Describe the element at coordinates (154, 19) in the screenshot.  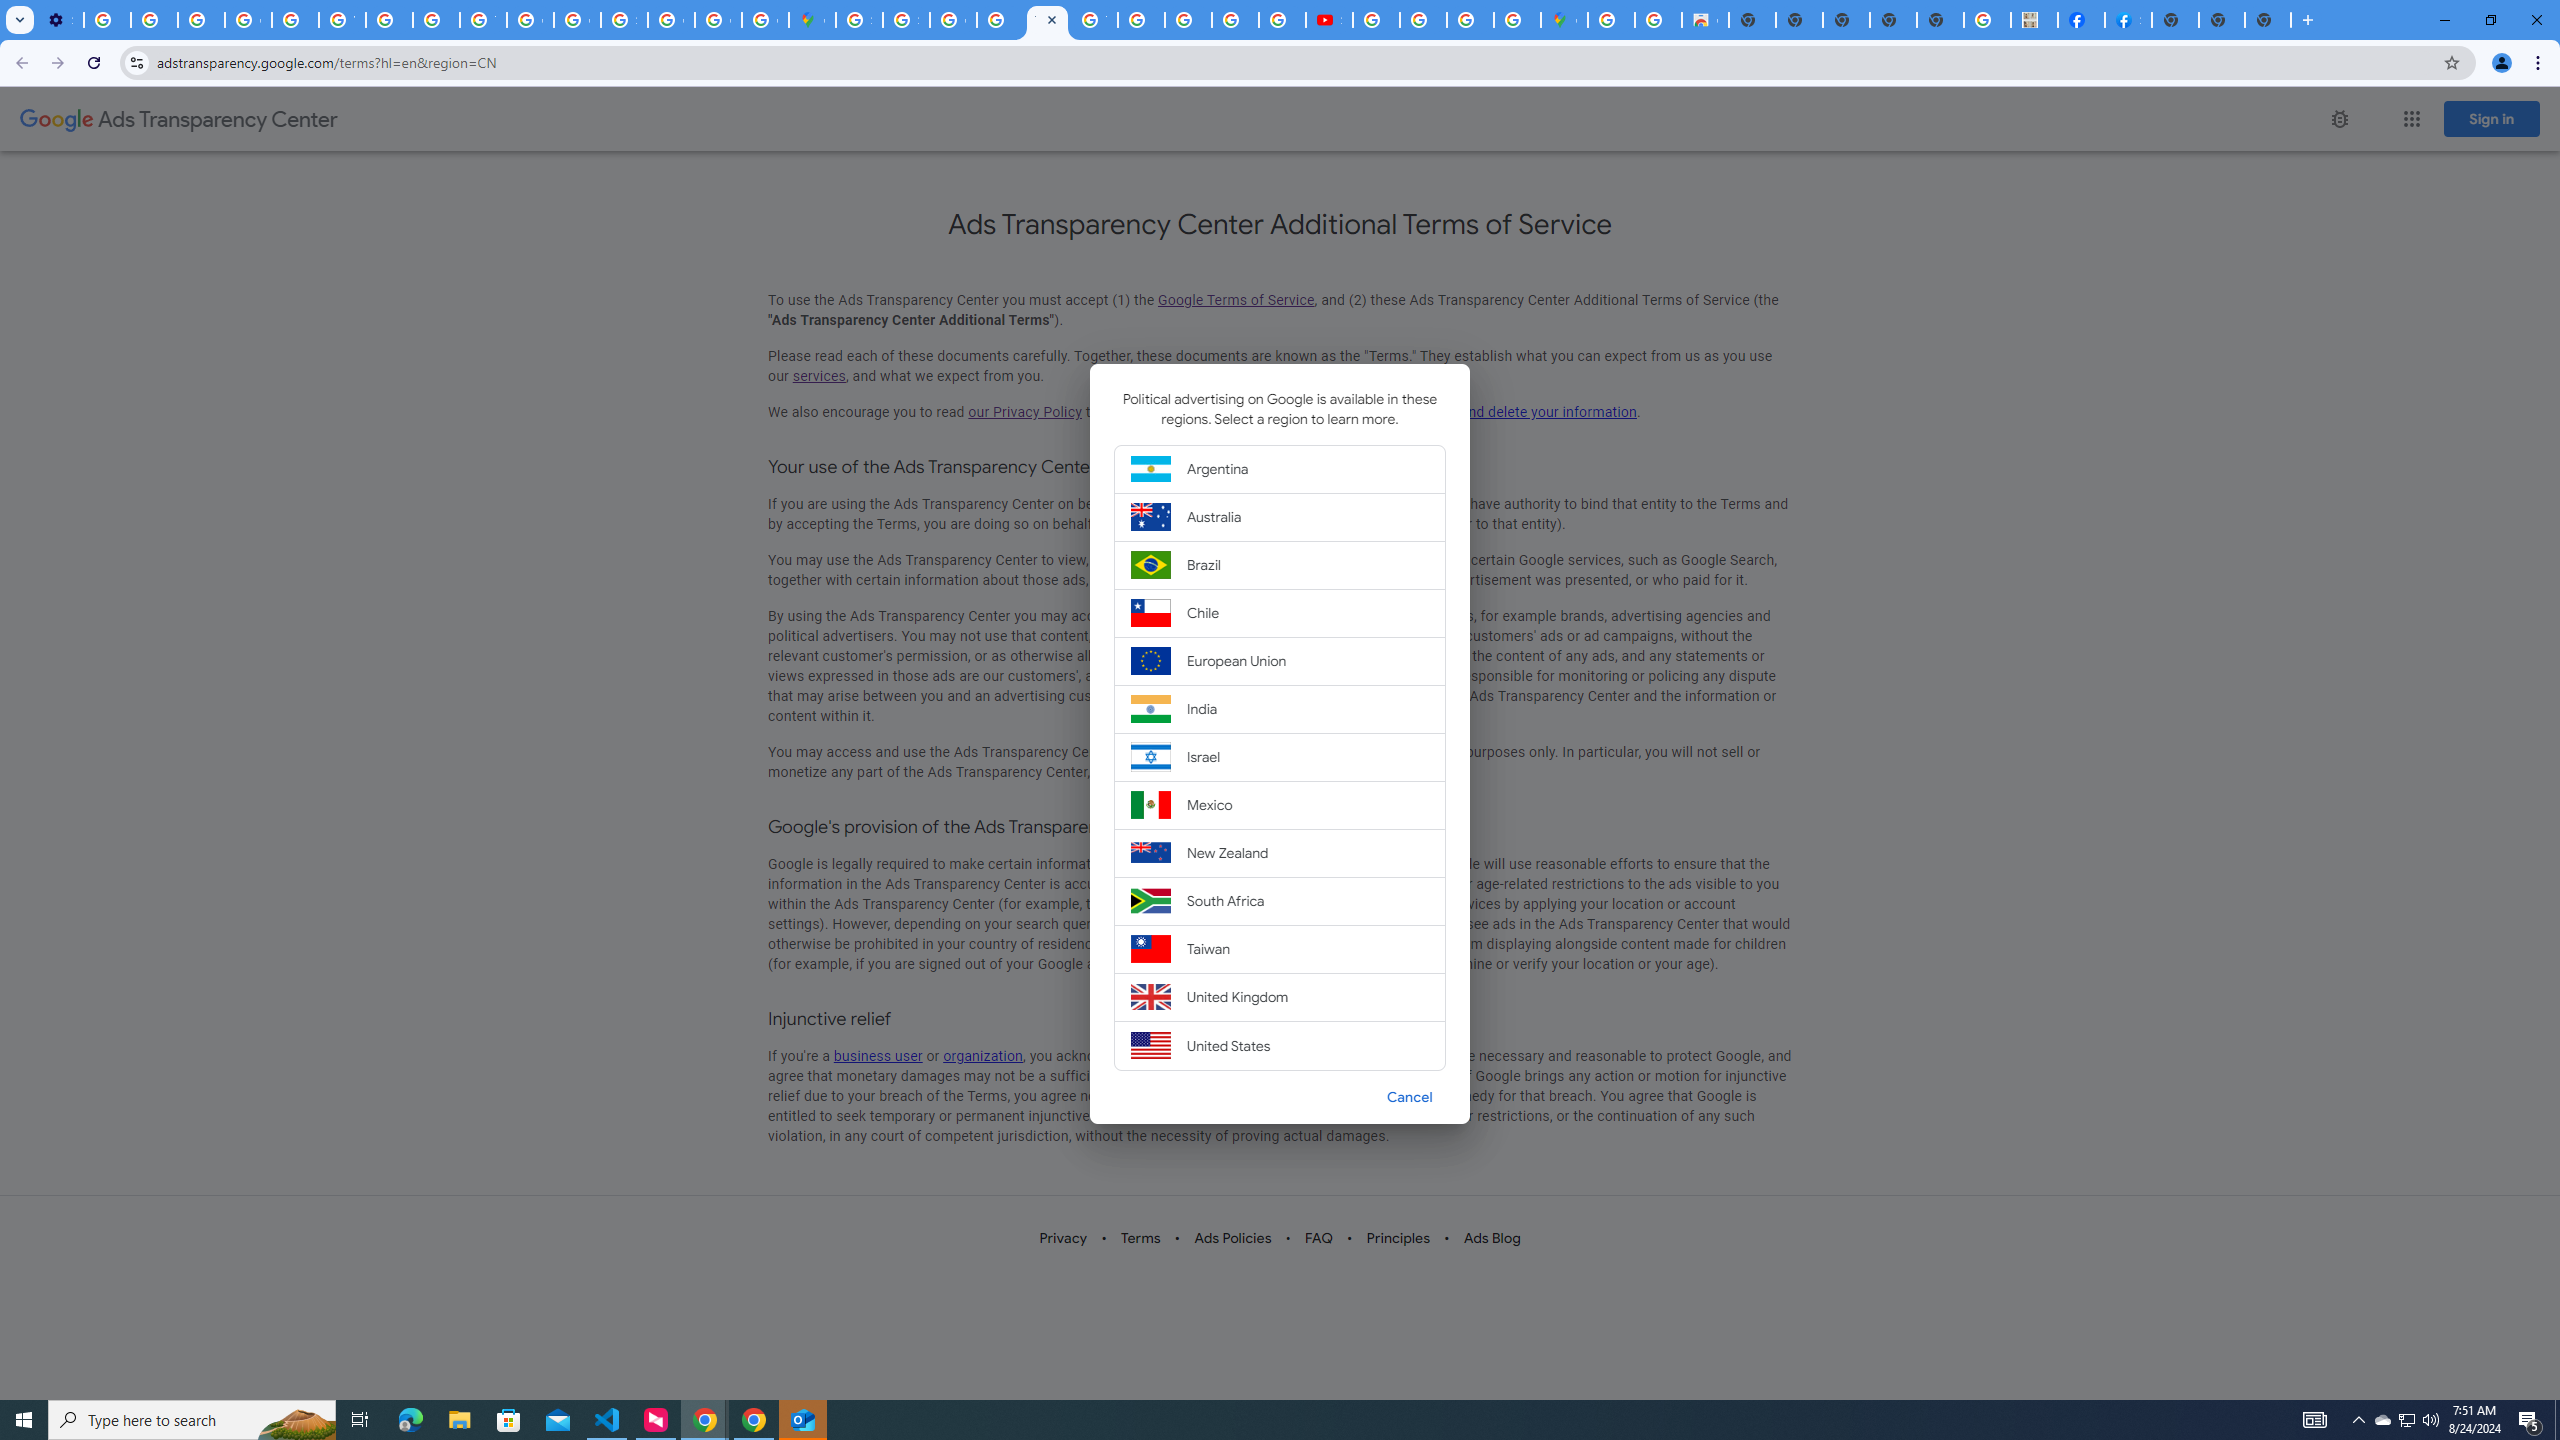
I see `'Learn how to find your photos - Google Photos Help'` at that location.